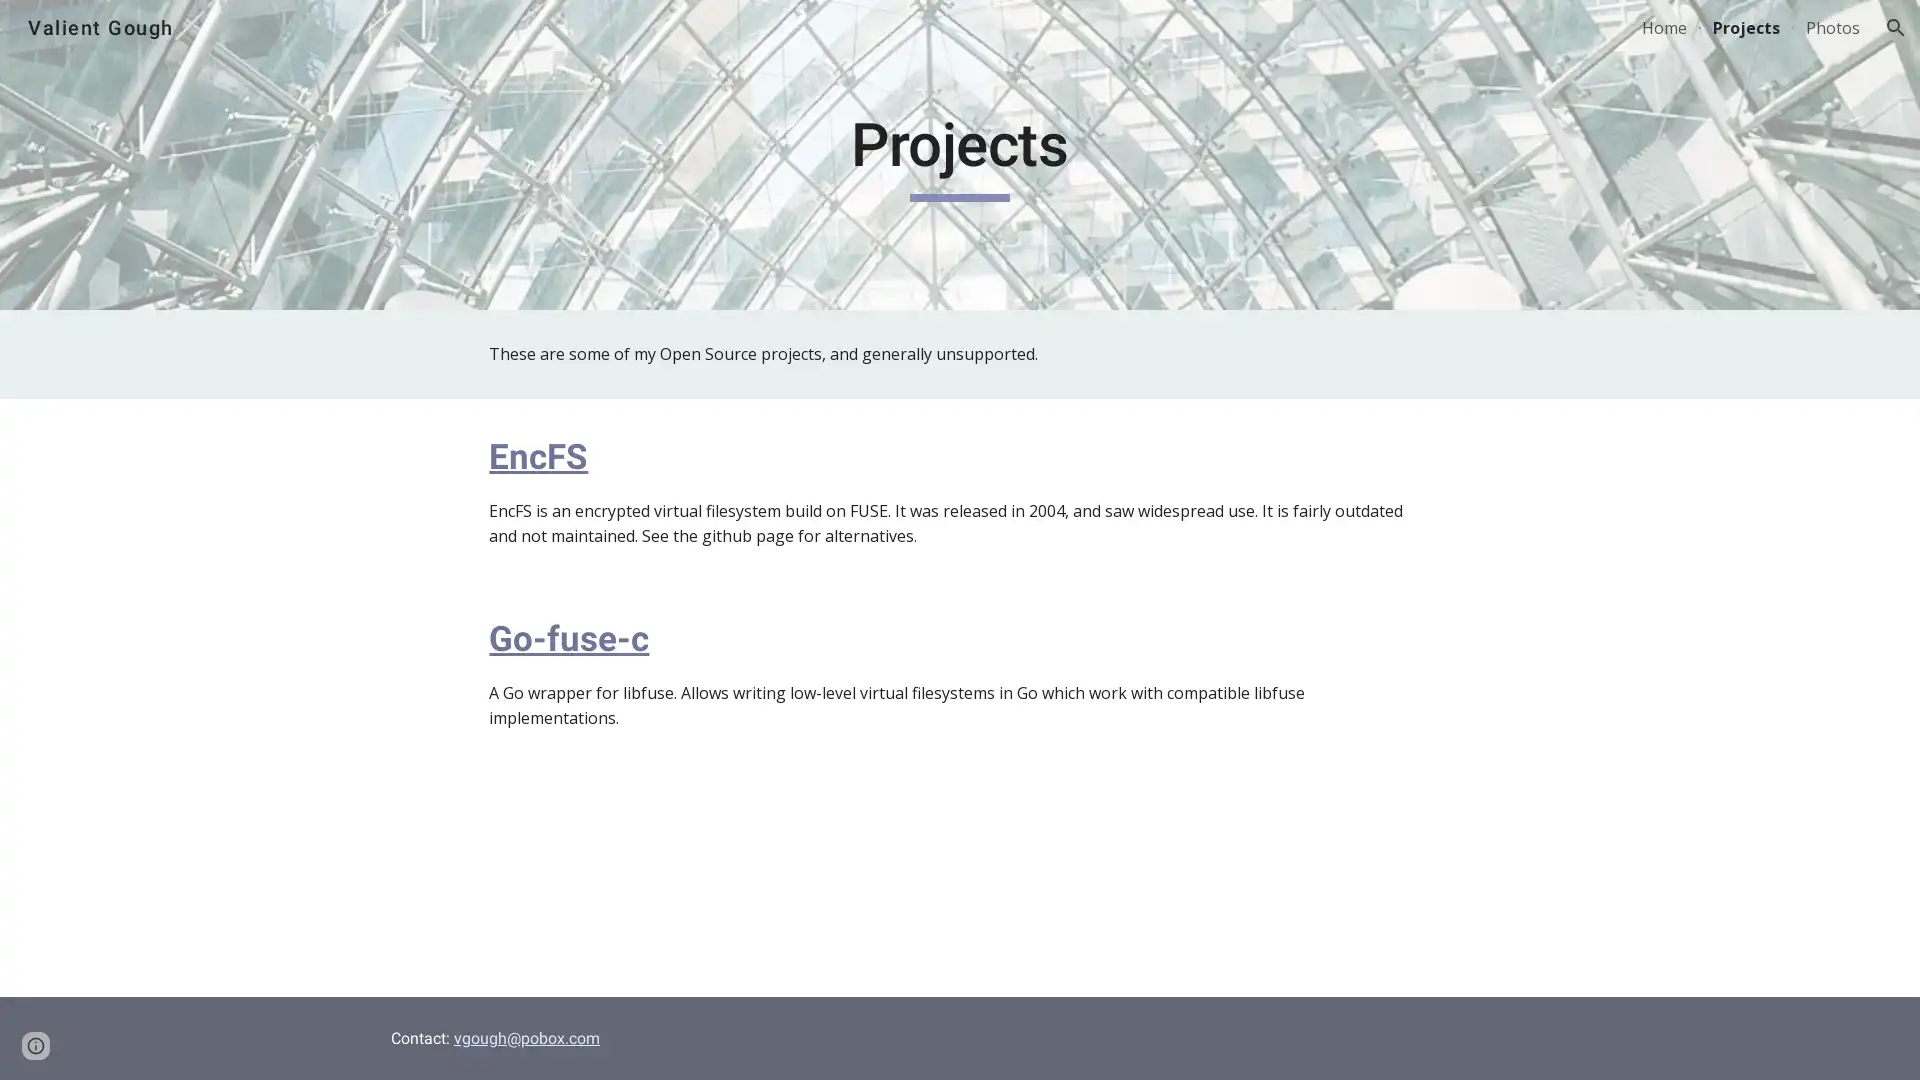  I want to click on Skip to navigation, so click(1139, 37).